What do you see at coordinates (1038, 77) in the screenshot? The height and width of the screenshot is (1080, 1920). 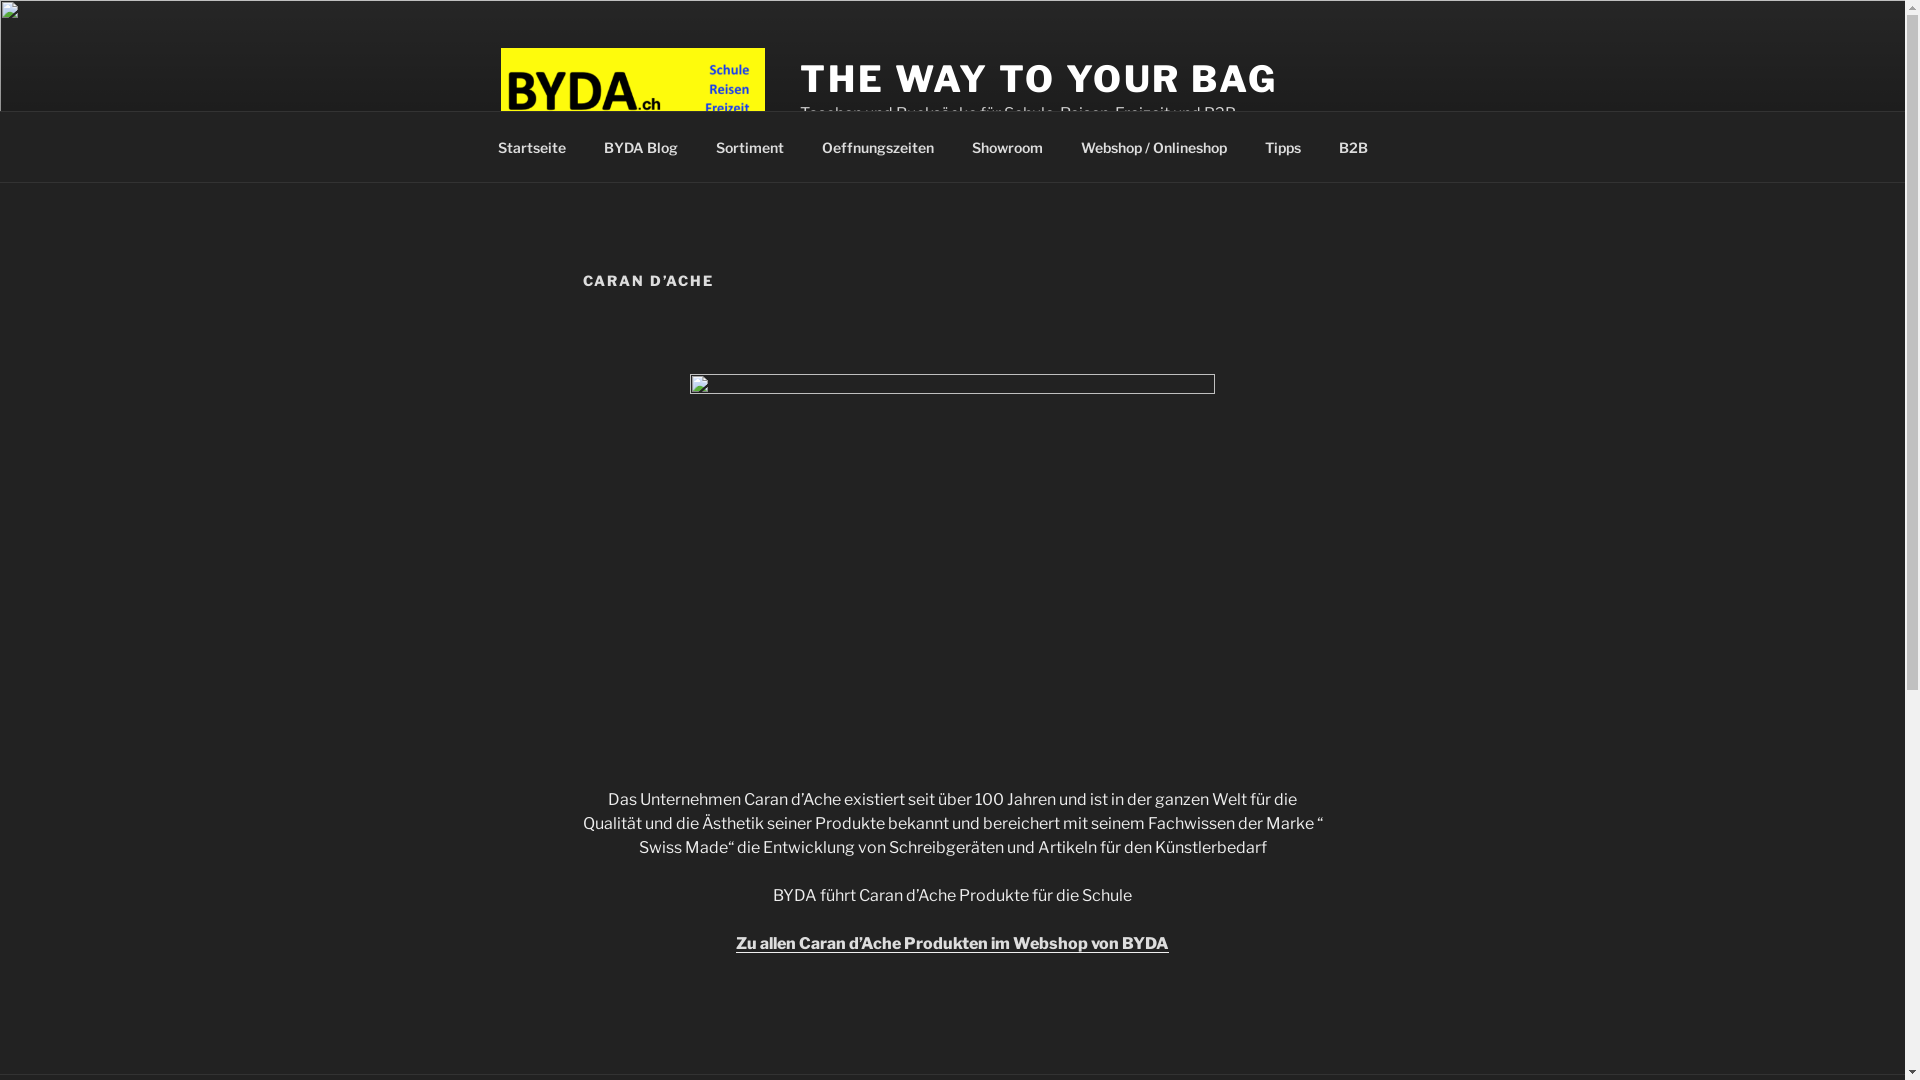 I see `'THE WAY TO YOUR BAG'` at bounding box center [1038, 77].